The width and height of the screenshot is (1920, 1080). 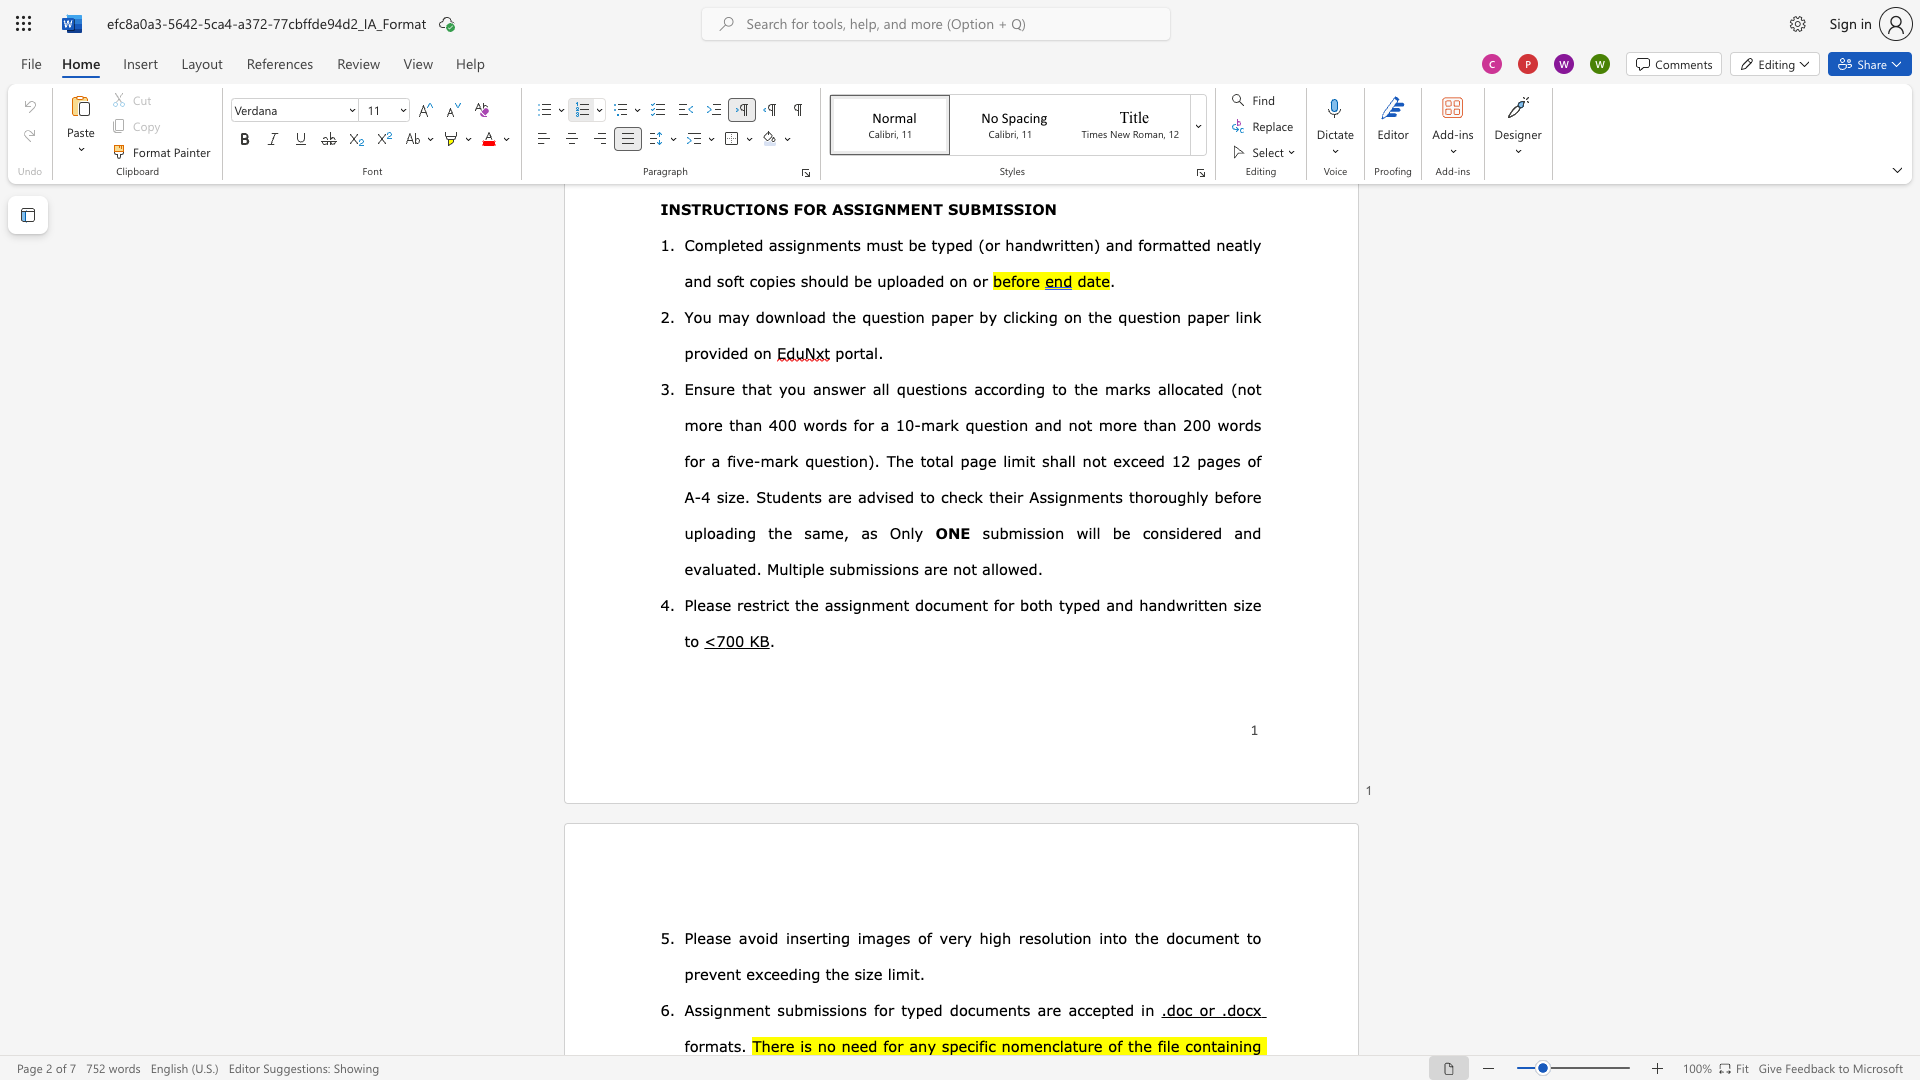 What do you see at coordinates (1220, 1044) in the screenshot?
I see `the 1th character "a" in the text` at bounding box center [1220, 1044].